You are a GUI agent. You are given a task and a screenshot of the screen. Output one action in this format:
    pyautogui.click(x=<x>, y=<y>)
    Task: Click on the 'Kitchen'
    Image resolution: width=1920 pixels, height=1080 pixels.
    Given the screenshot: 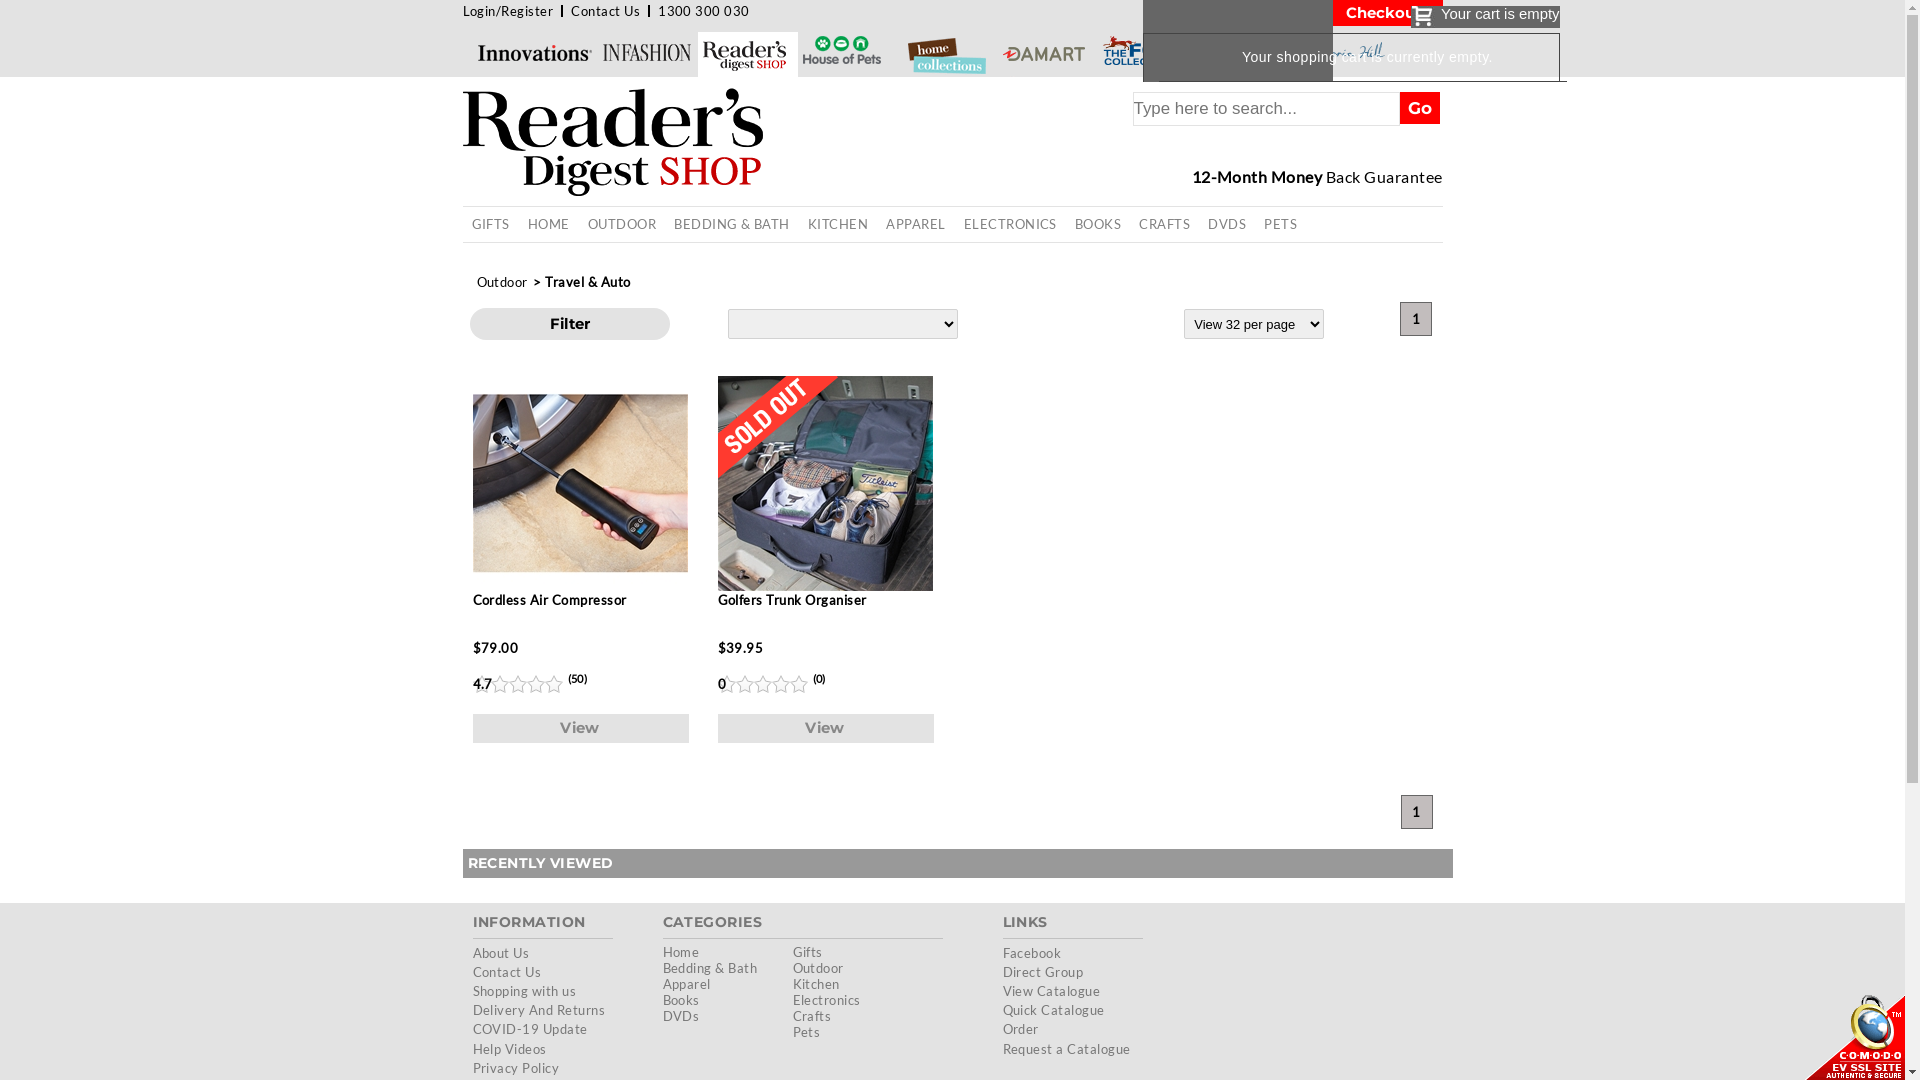 What is the action you would take?
    pyautogui.click(x=815, y=982)
    